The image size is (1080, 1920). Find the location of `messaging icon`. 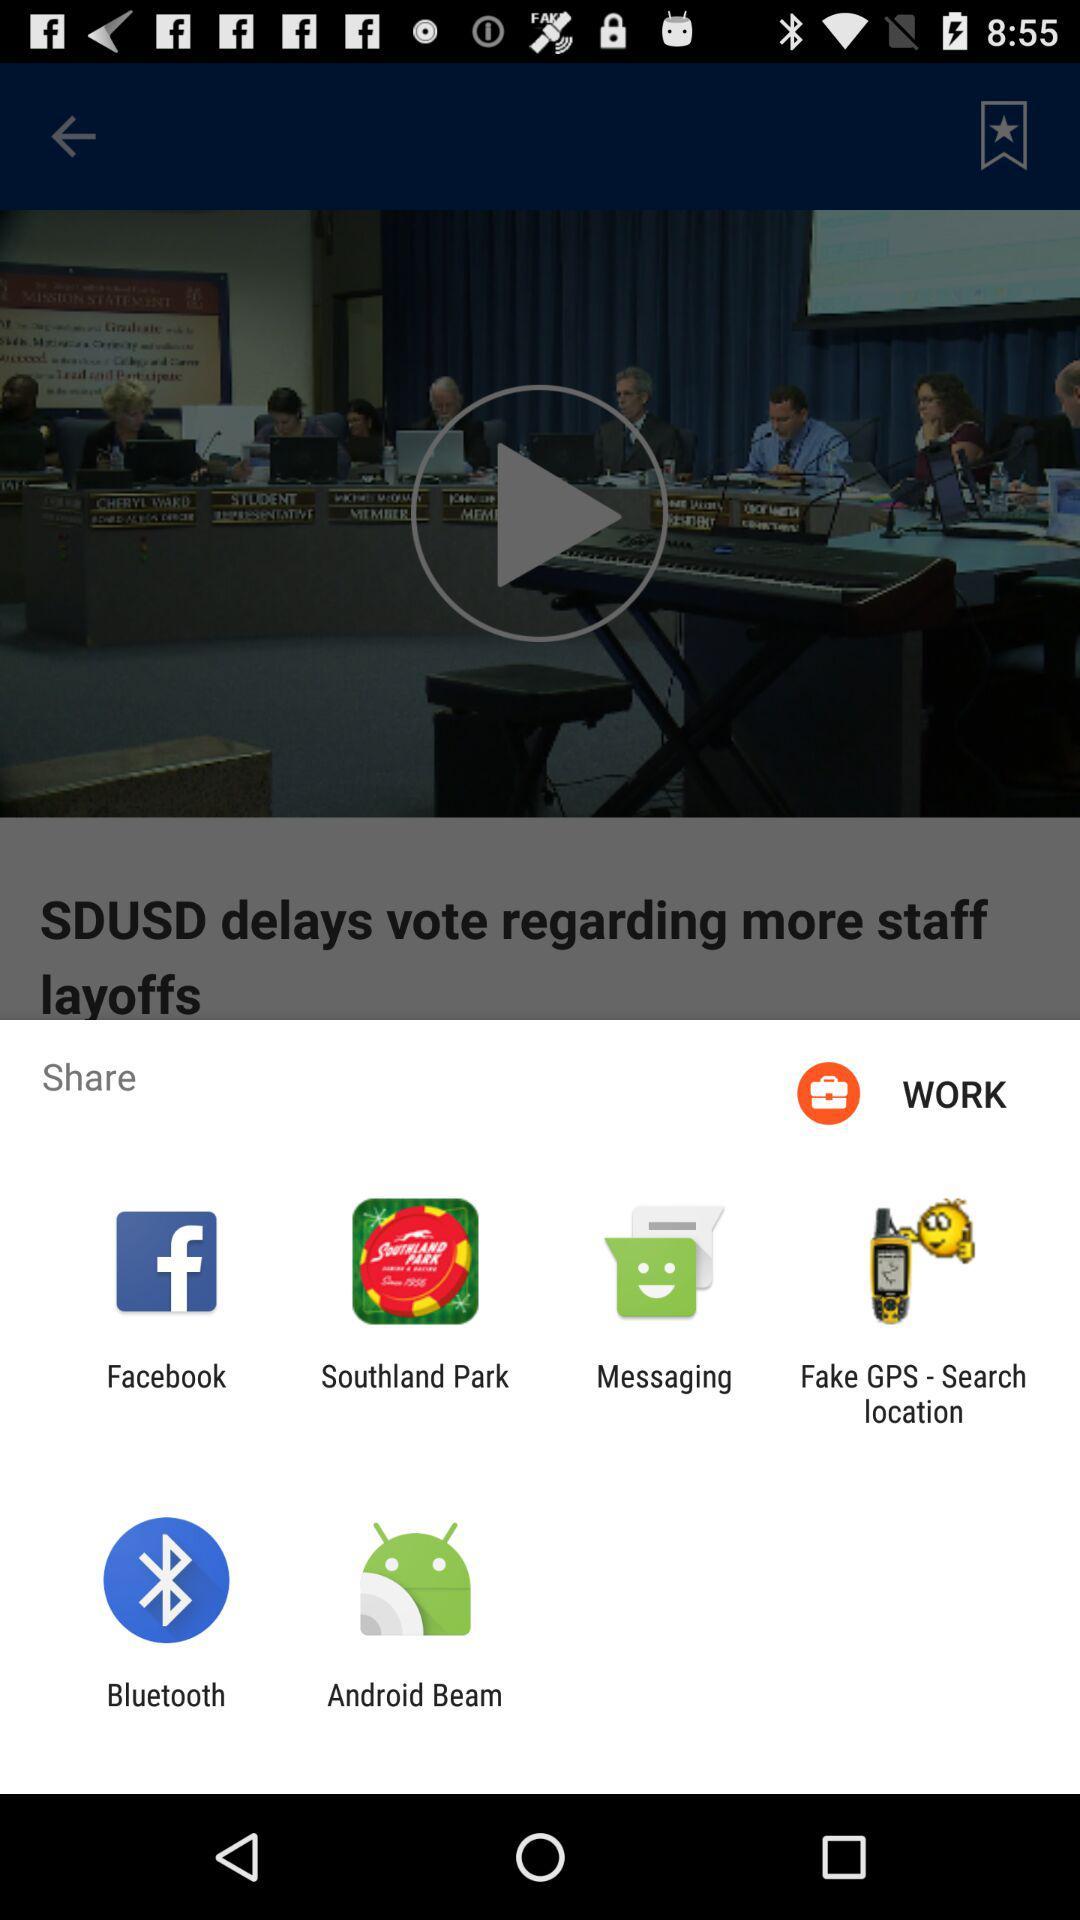

messaging icon is located at coordinates (664, 1392).